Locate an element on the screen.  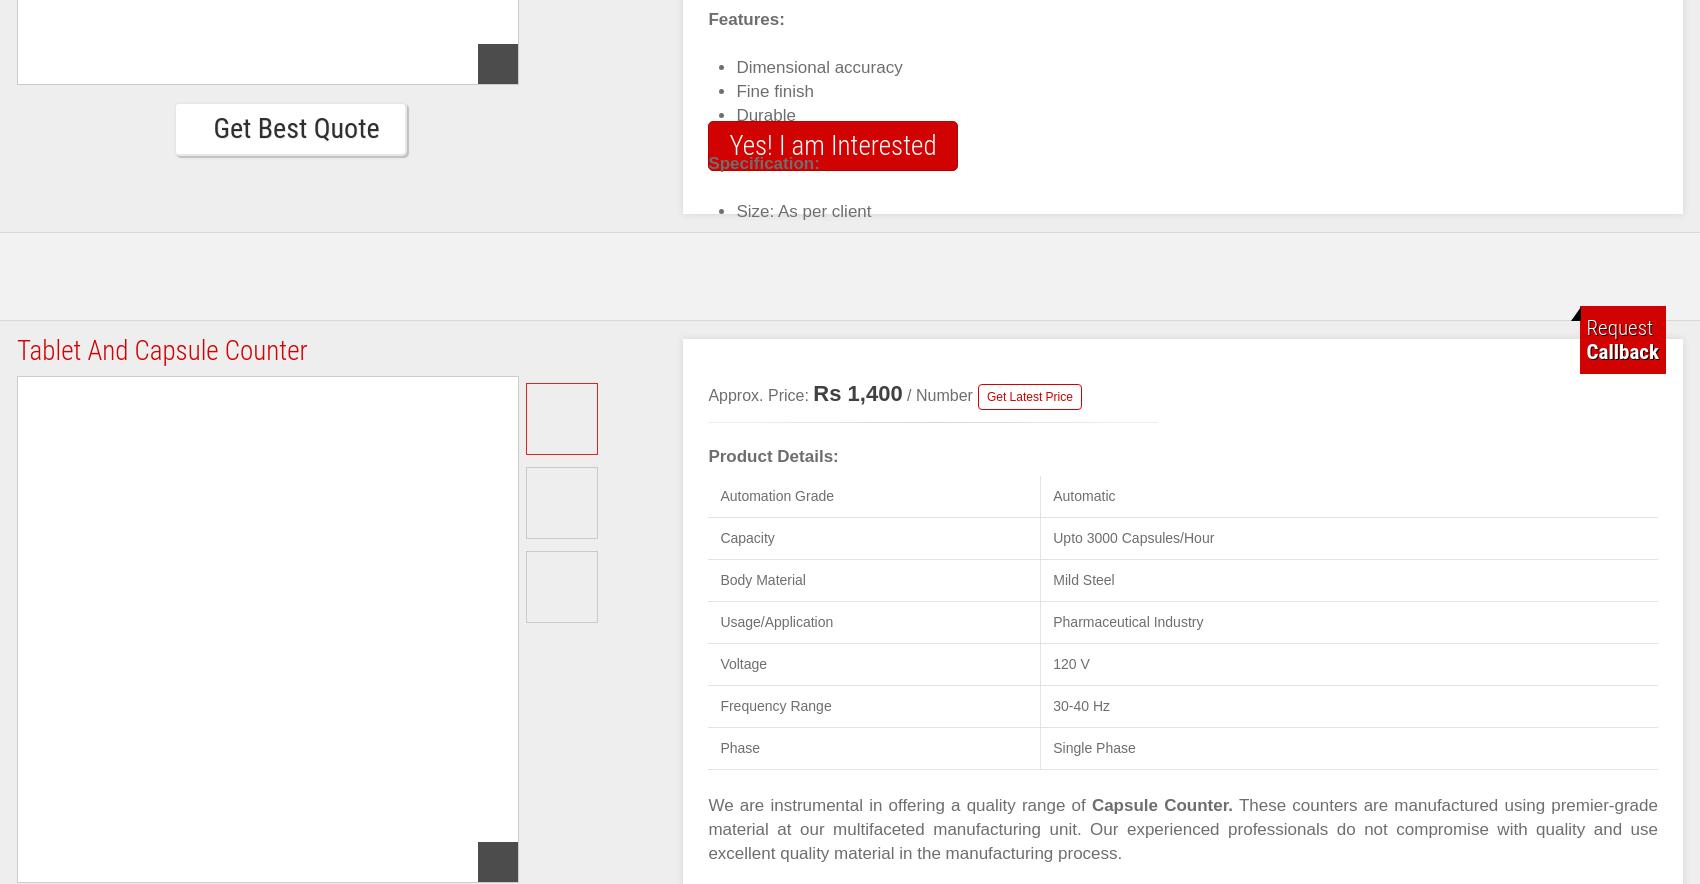
'Capsule Counter.' is located at coordinates (1161, 804).